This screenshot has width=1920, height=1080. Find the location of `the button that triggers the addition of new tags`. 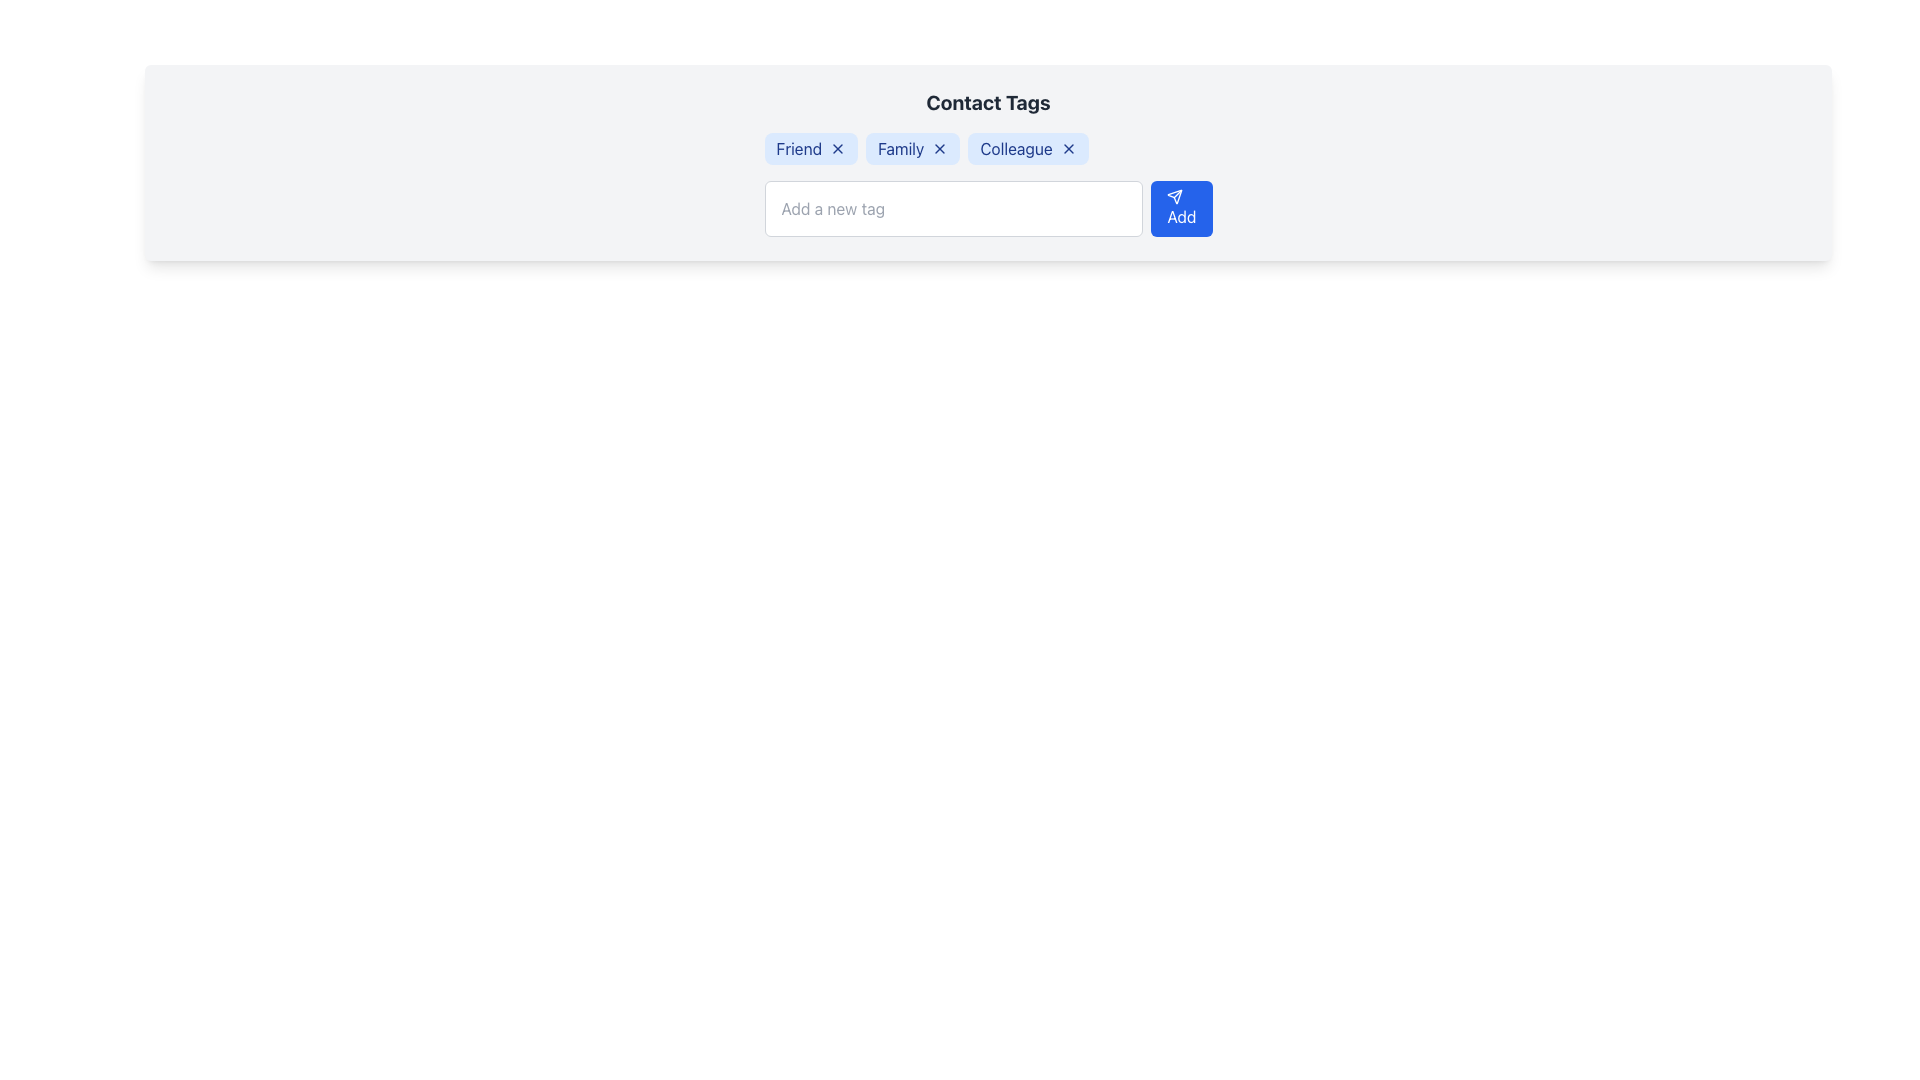

the button that triggers the addition of new tags is located at coordinates (1181, 208).